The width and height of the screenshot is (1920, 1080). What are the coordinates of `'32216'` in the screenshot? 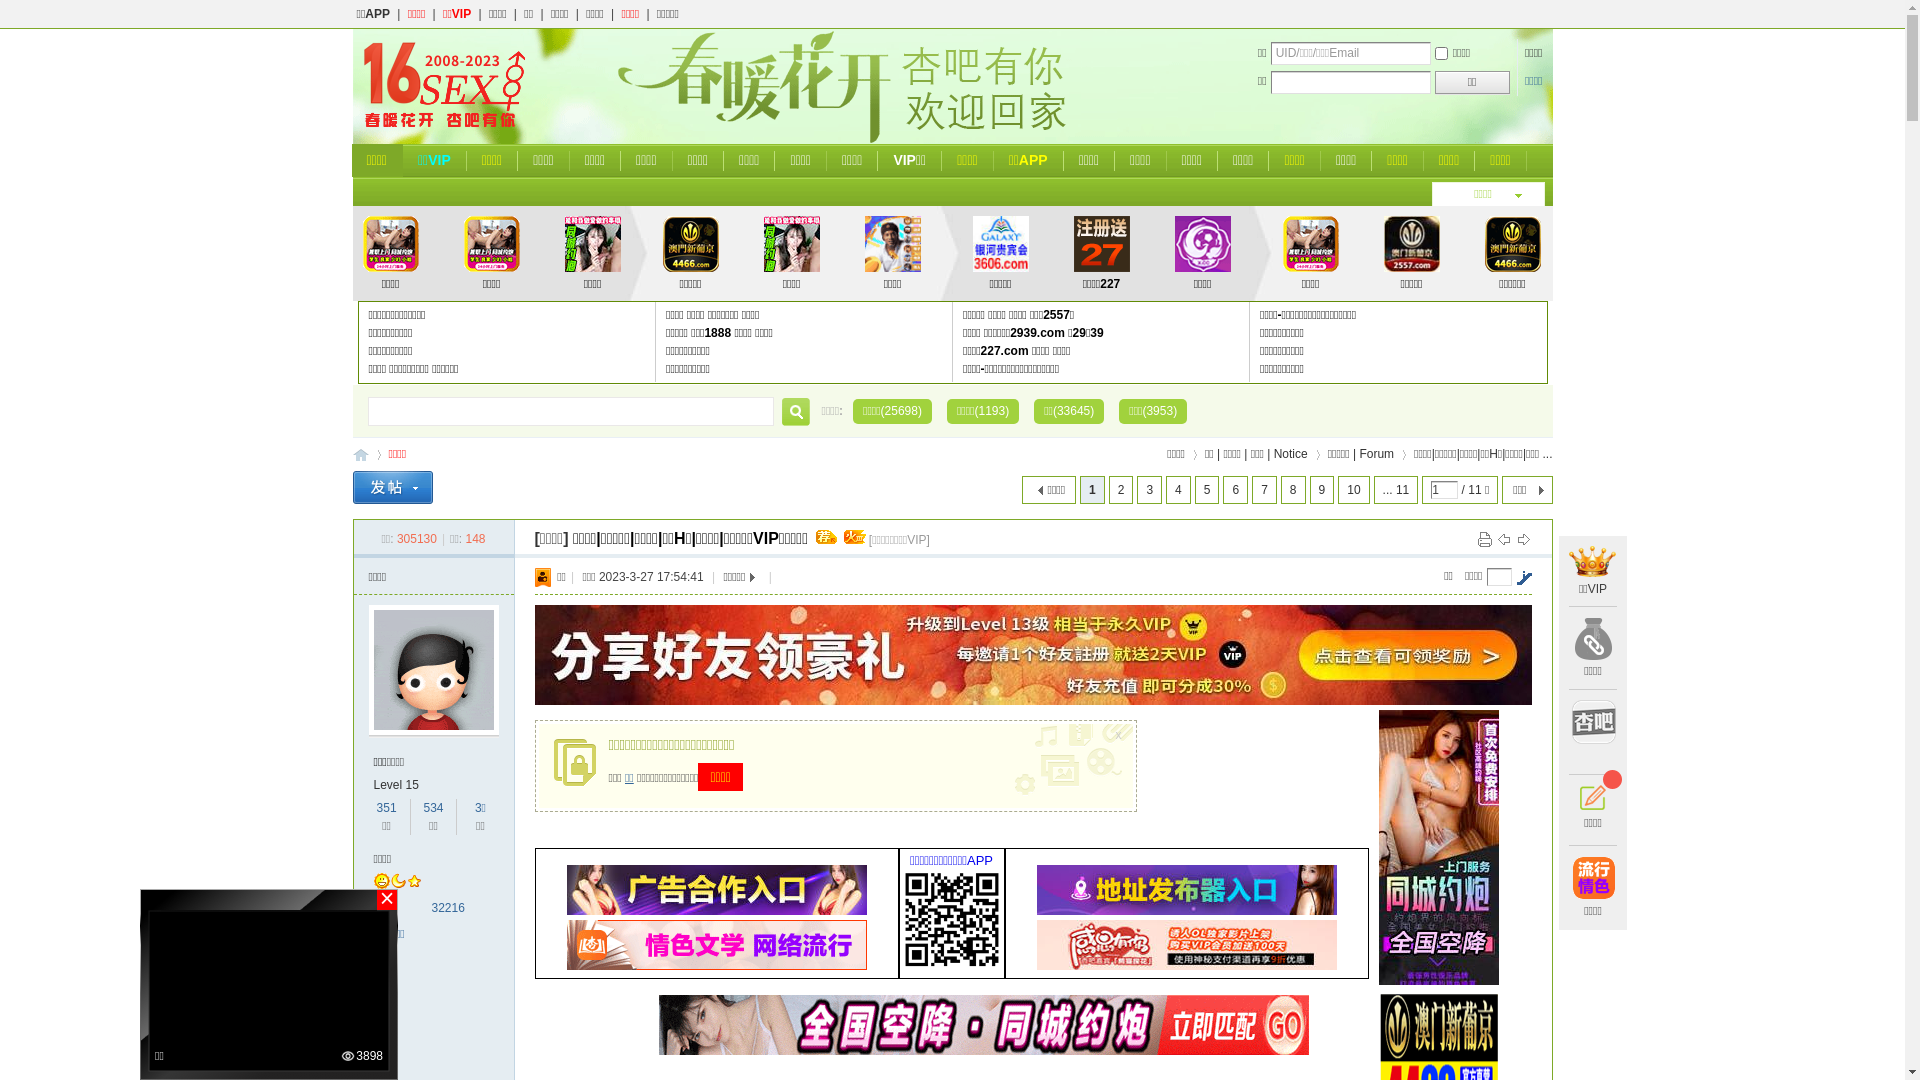 It's located at (447, 907).